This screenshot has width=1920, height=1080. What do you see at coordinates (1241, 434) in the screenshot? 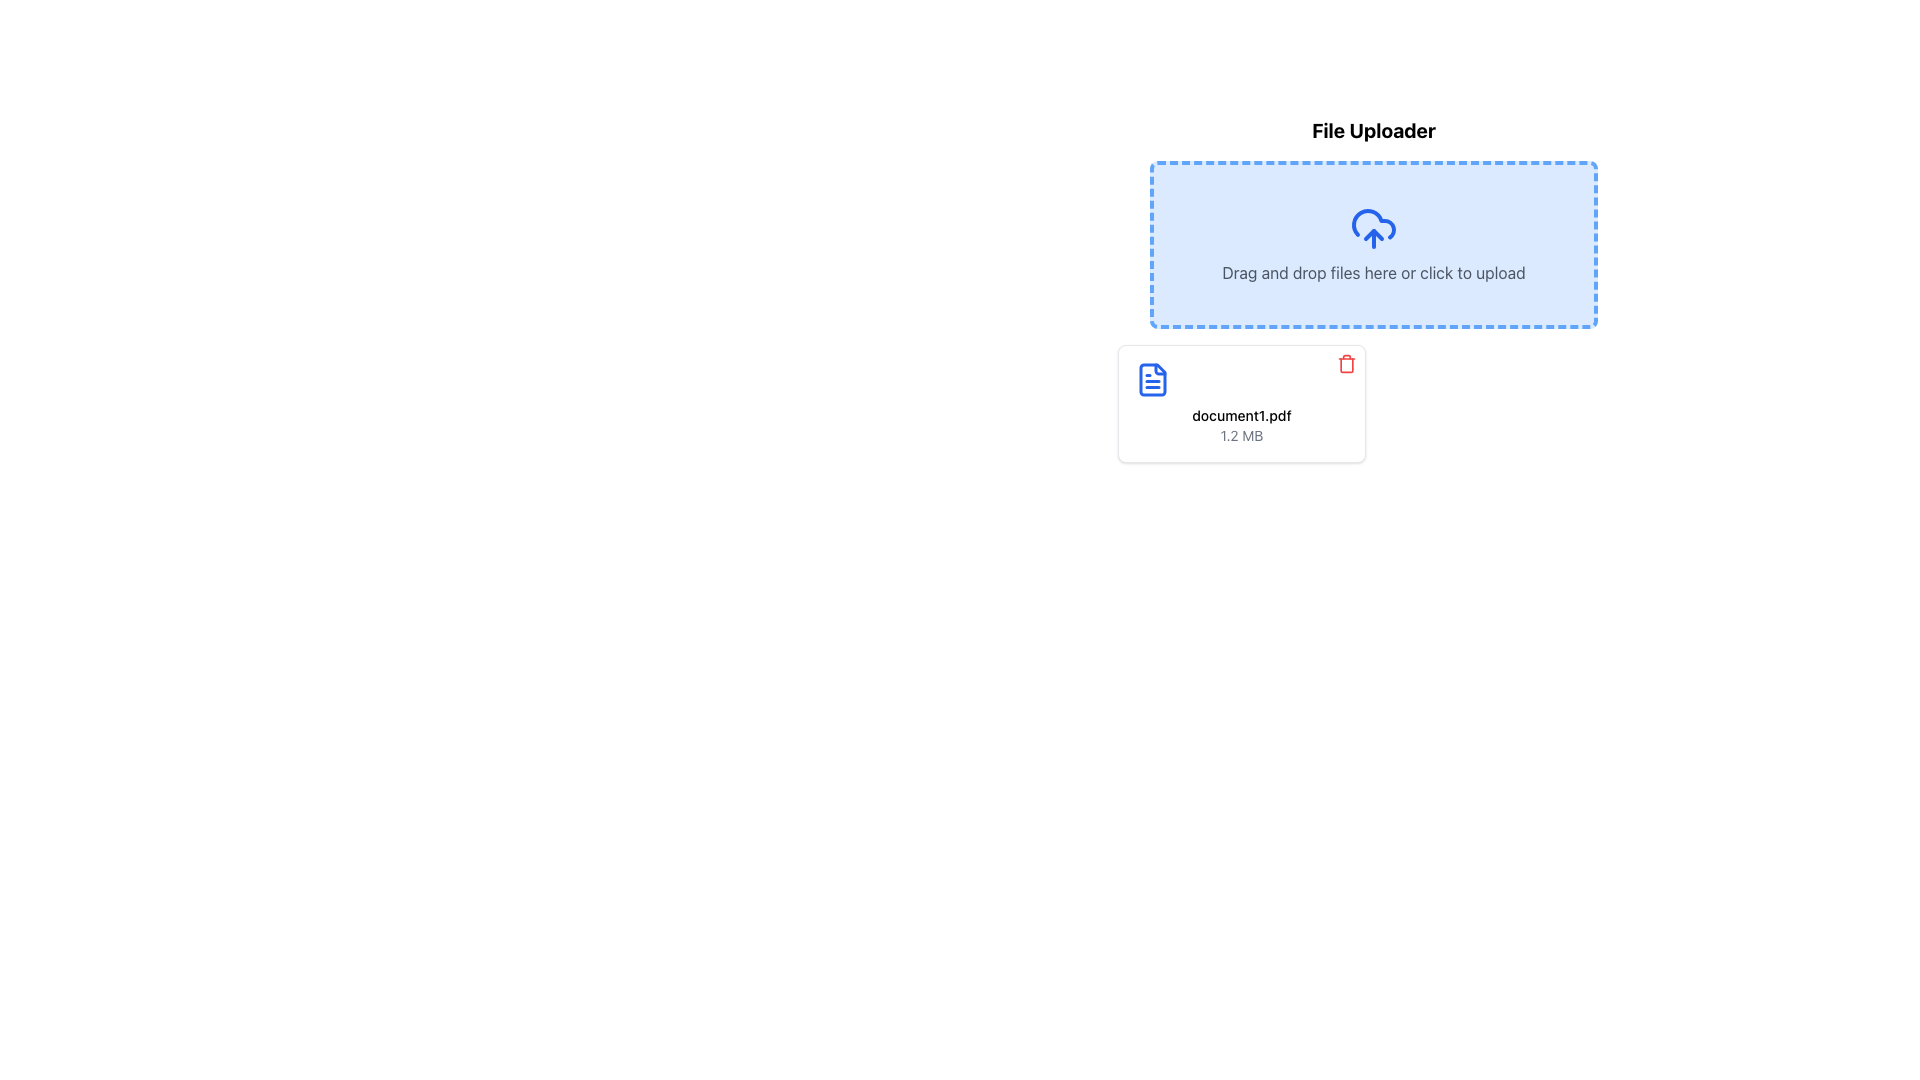
I see `the text label displaying the file size '1.2 MB' which is located beneath the filename 'document1.pdf' in the document representation box` at bounding box center [1241, 434].